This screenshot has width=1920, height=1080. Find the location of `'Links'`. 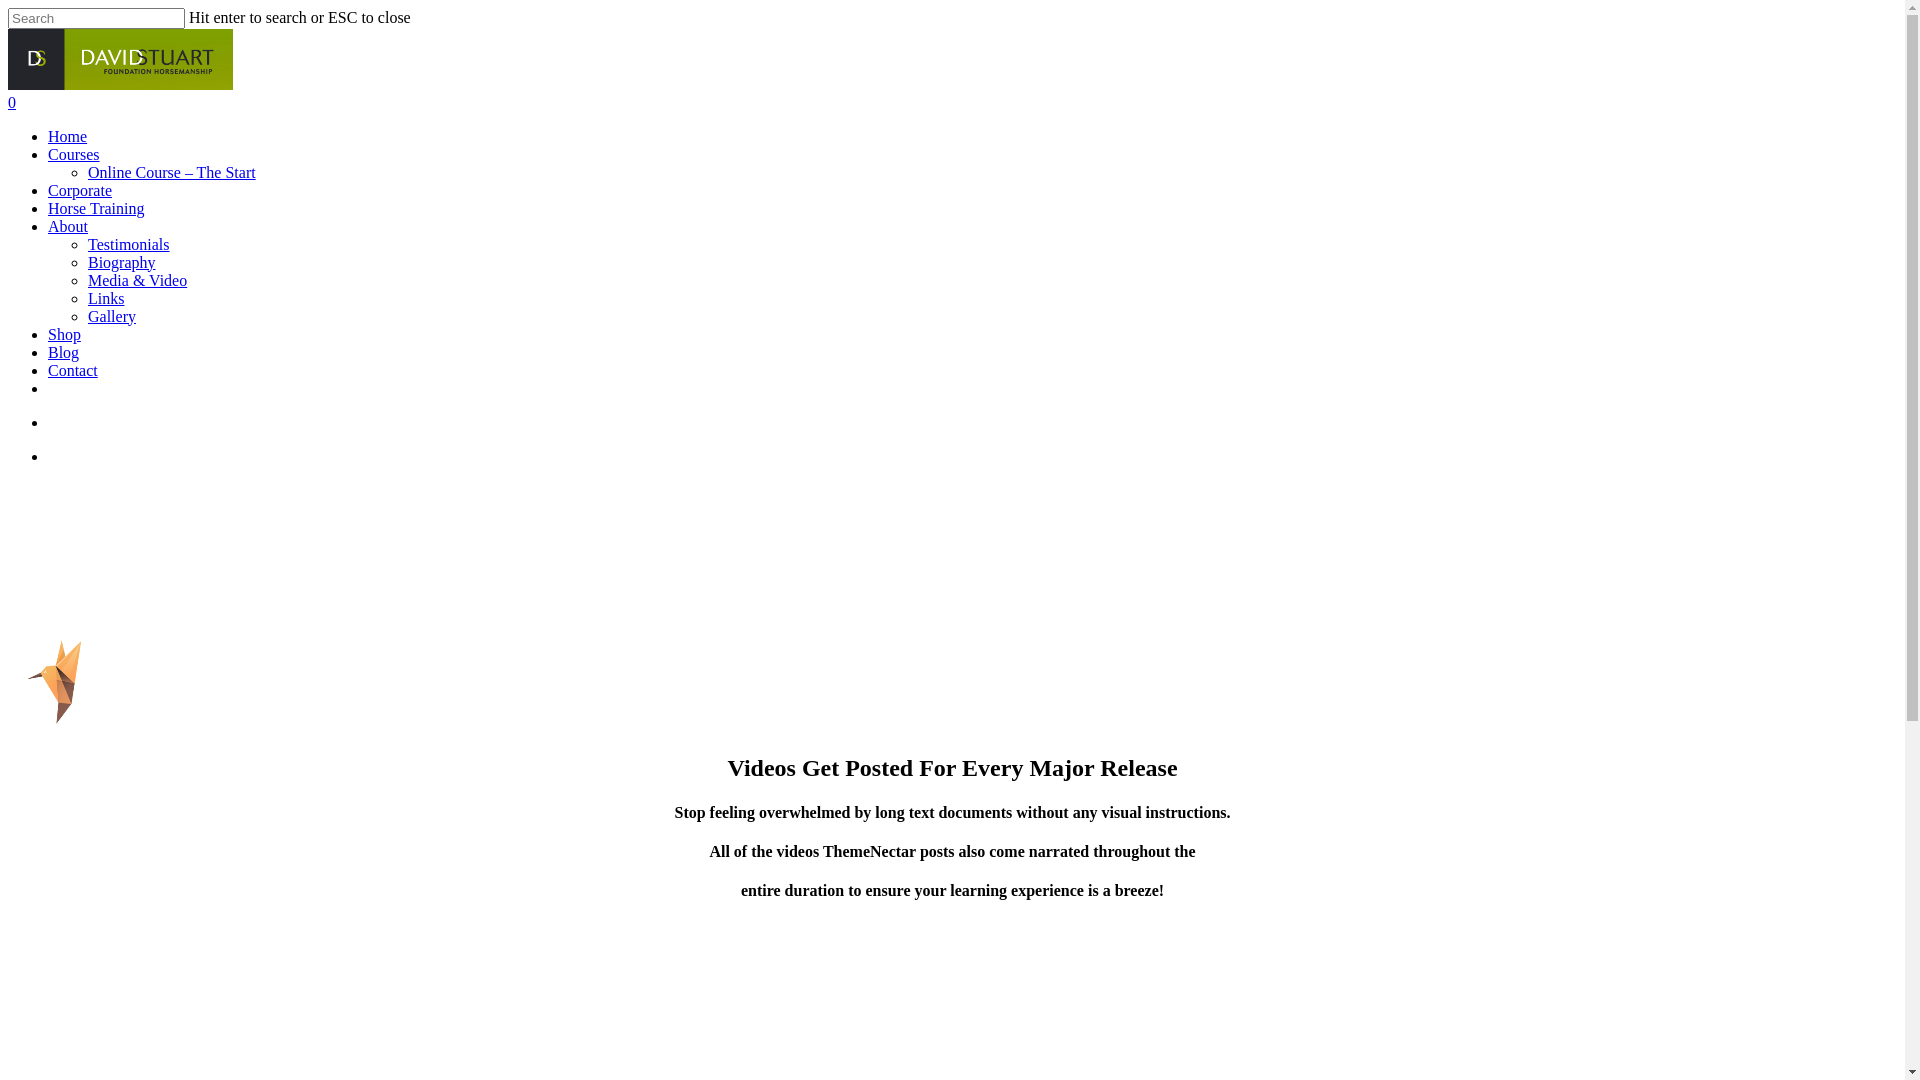

'Links' is located at coordinates (104, 298).